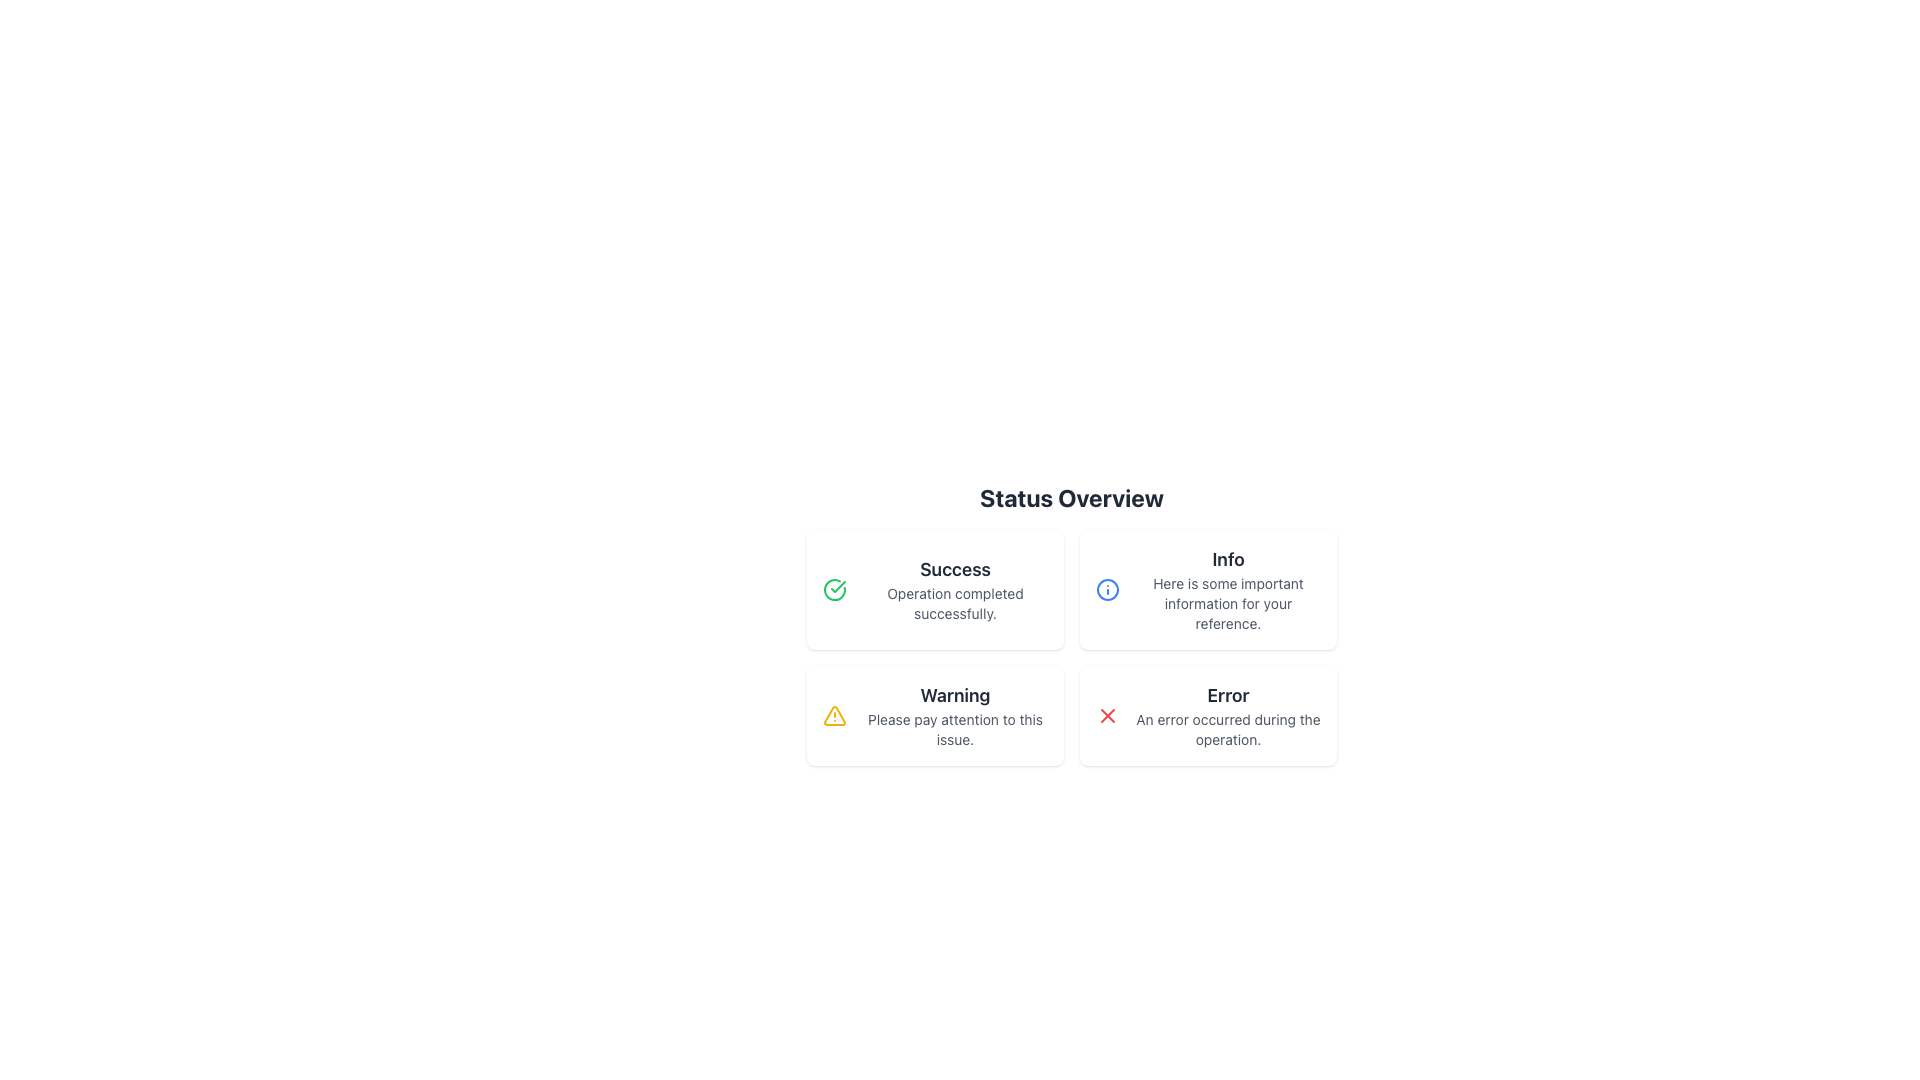  What do you see at coordinates (1107, 715) in the screenshot?
I see `the error state indicator icon located at the top-left corner of the 'Error' status box in the second row` at bounding box center [1107, 715].